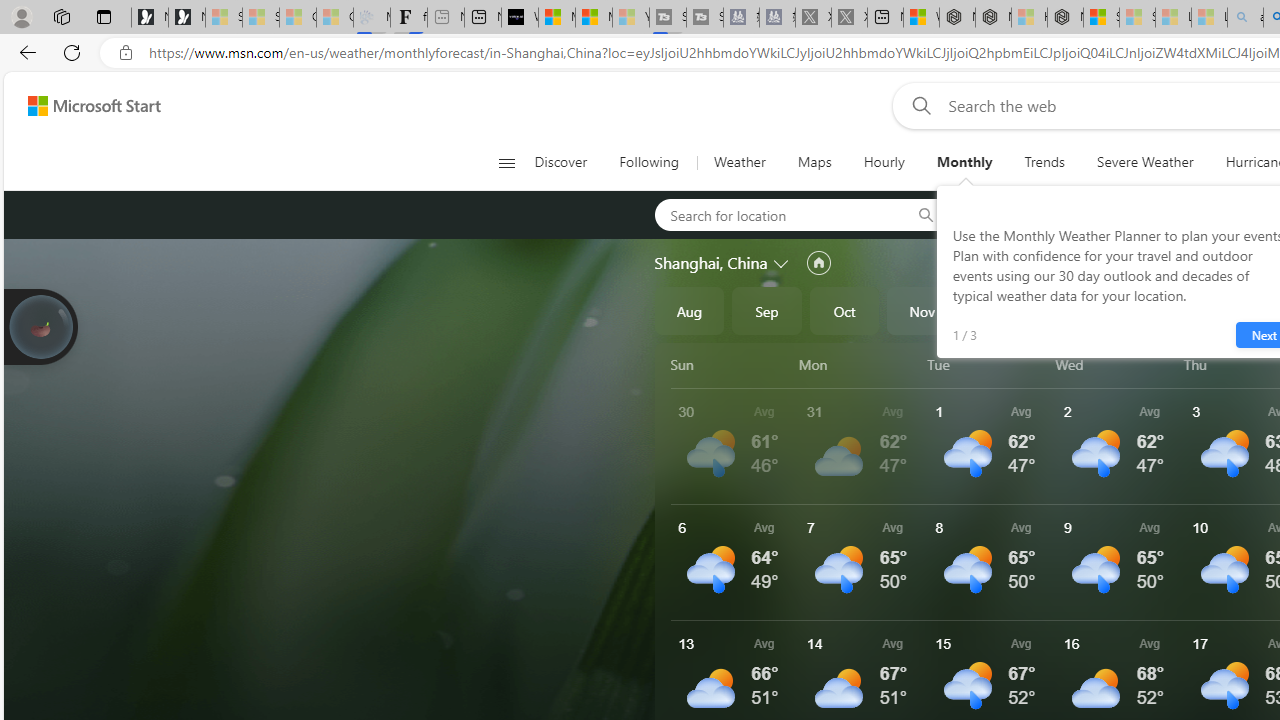 This screenshot has width=1280, height=720. Describe the element at coordinates (93, 105) in the screenshot. I see `'Microsoft Start'` at that location.